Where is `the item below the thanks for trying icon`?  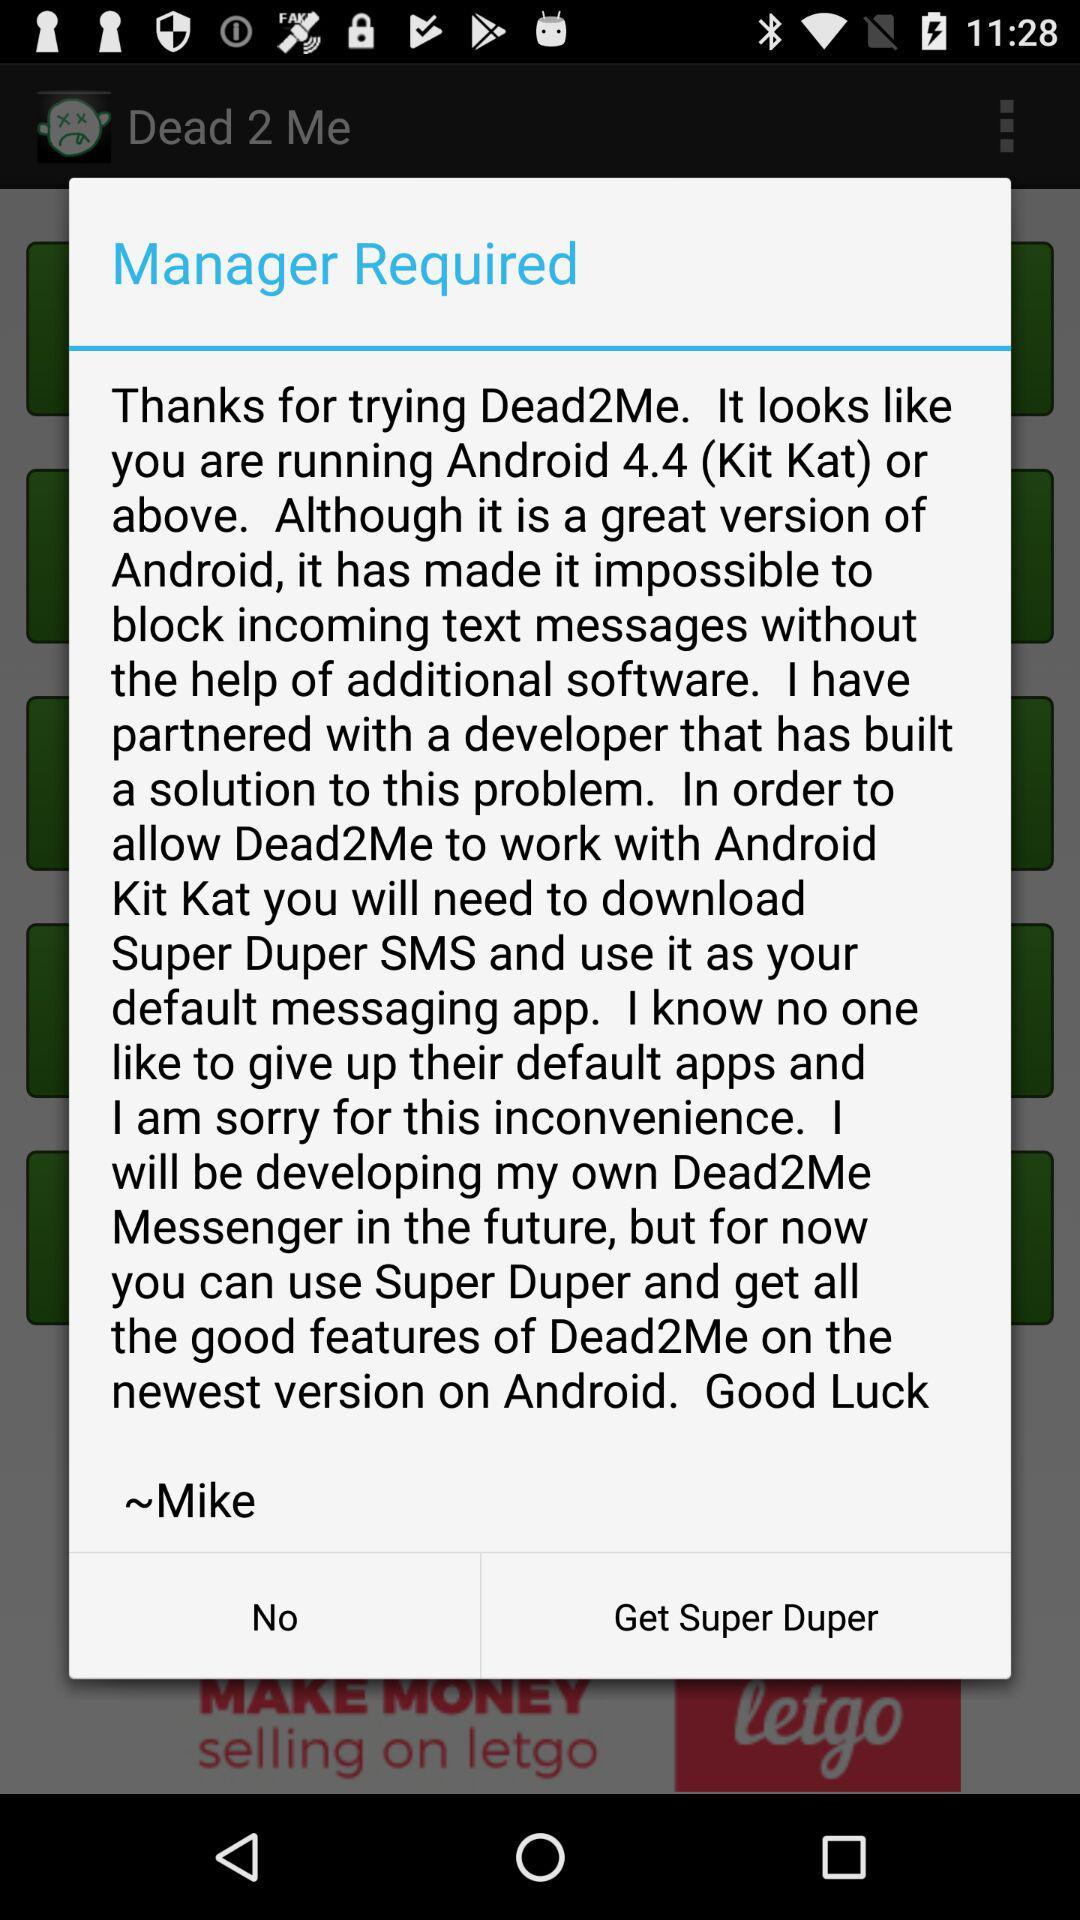 the item below the thanks for trying icon is located at coordinates (746, 1616).